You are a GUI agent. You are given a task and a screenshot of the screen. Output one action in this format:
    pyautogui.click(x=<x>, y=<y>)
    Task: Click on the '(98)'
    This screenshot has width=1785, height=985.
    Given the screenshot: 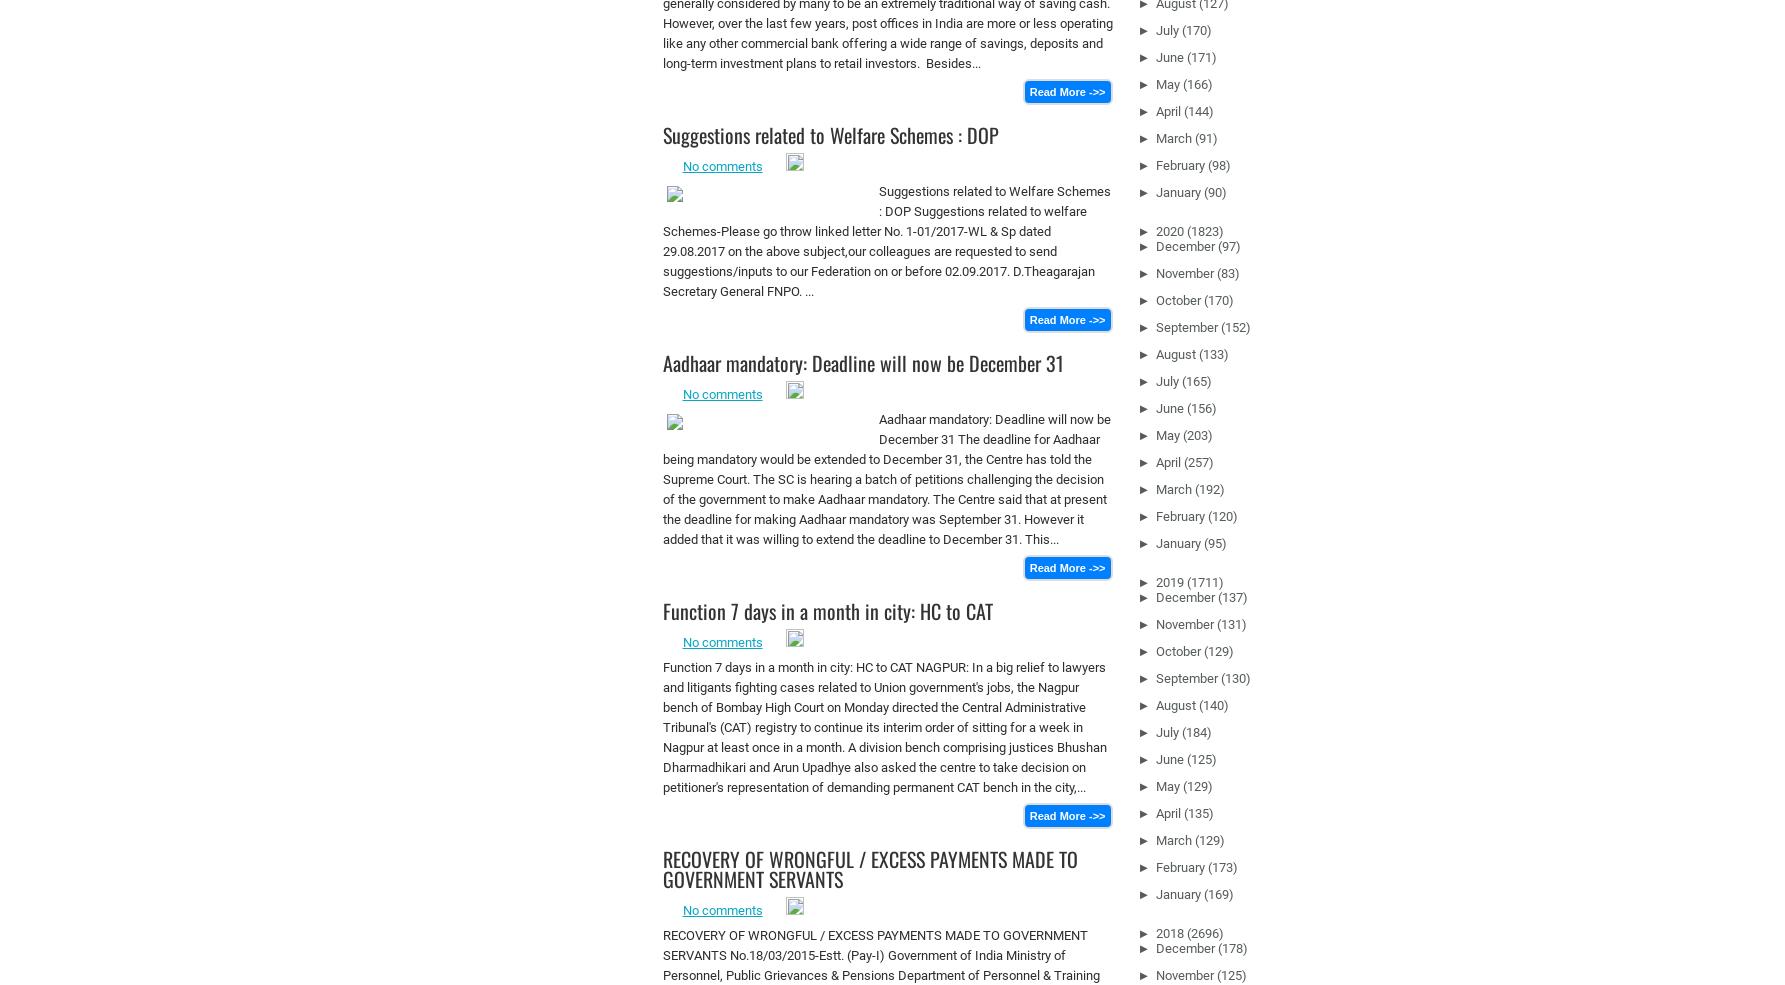 What is the action you would take?
    pyautogui.click(x=1218, y=164)
    